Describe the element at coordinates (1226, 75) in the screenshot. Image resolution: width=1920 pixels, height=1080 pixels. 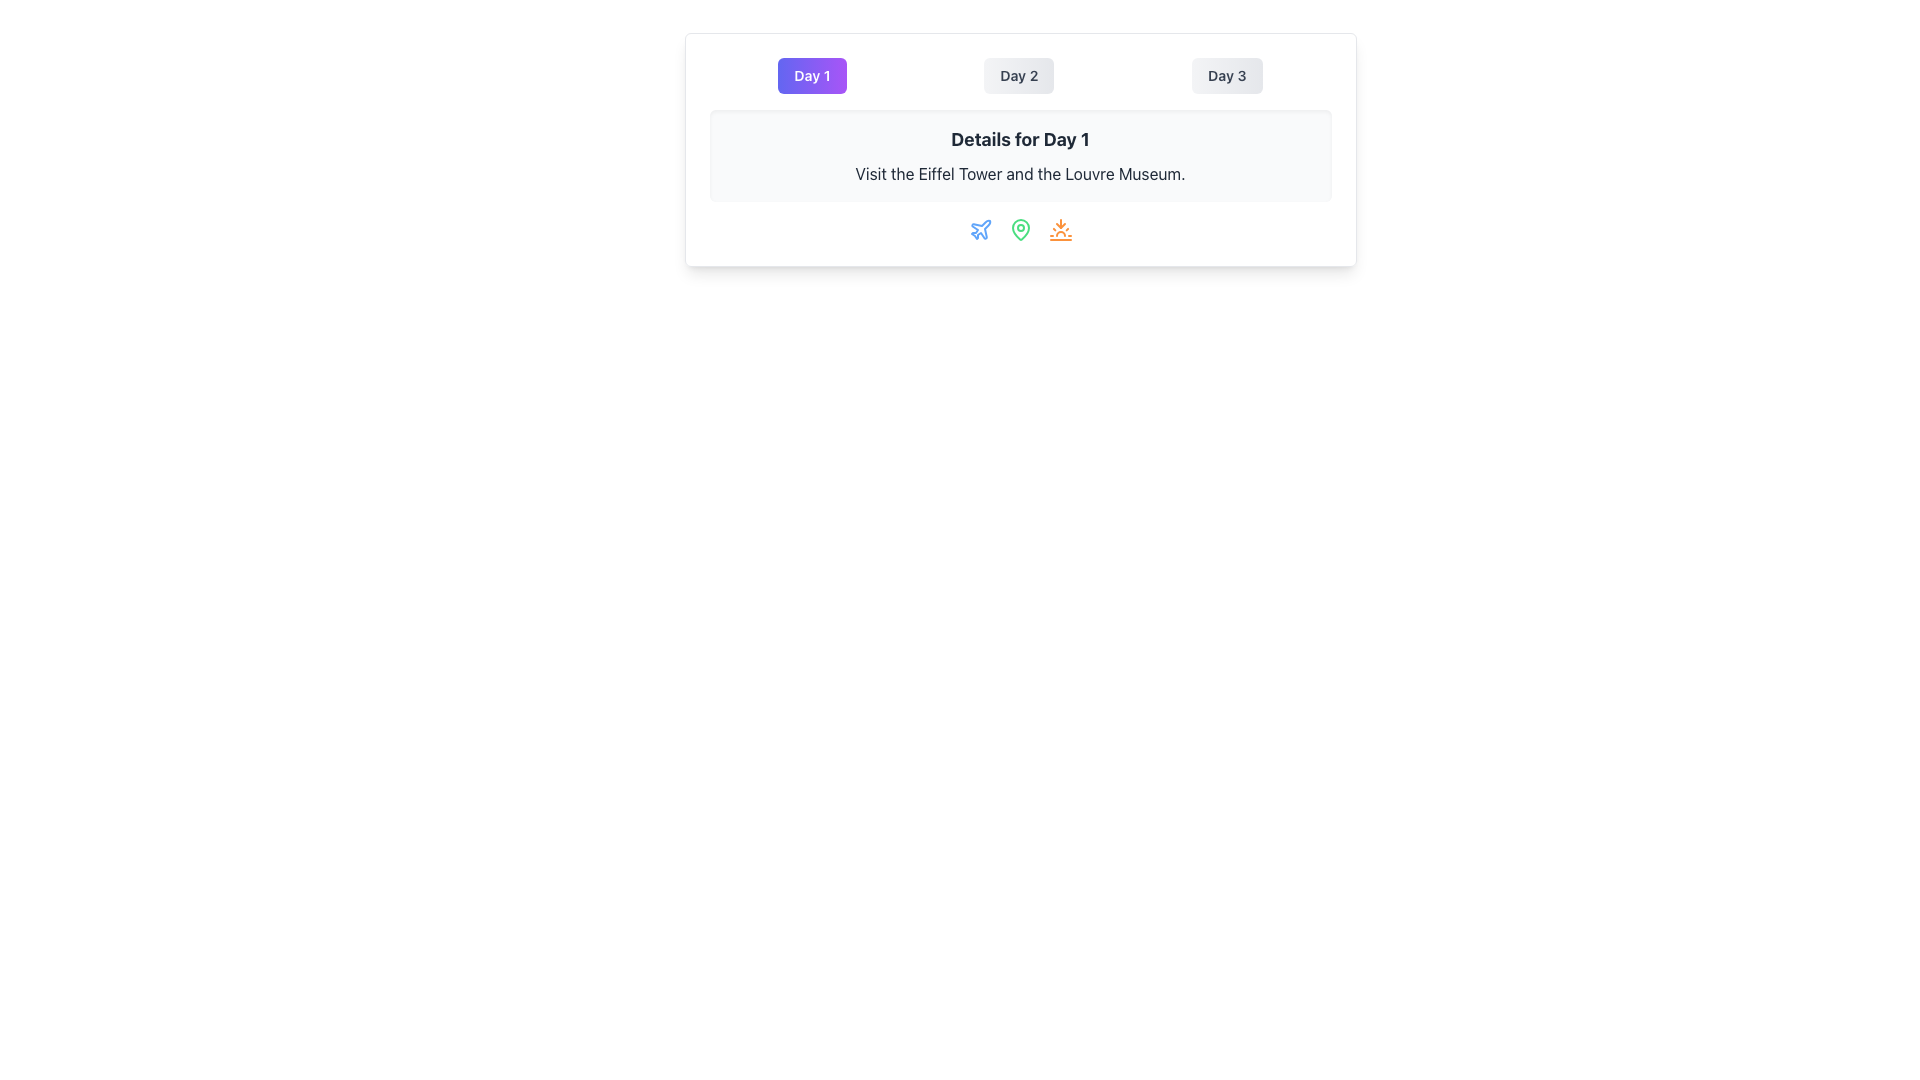
I see `the third button labeled 'Day 3'` at that location.